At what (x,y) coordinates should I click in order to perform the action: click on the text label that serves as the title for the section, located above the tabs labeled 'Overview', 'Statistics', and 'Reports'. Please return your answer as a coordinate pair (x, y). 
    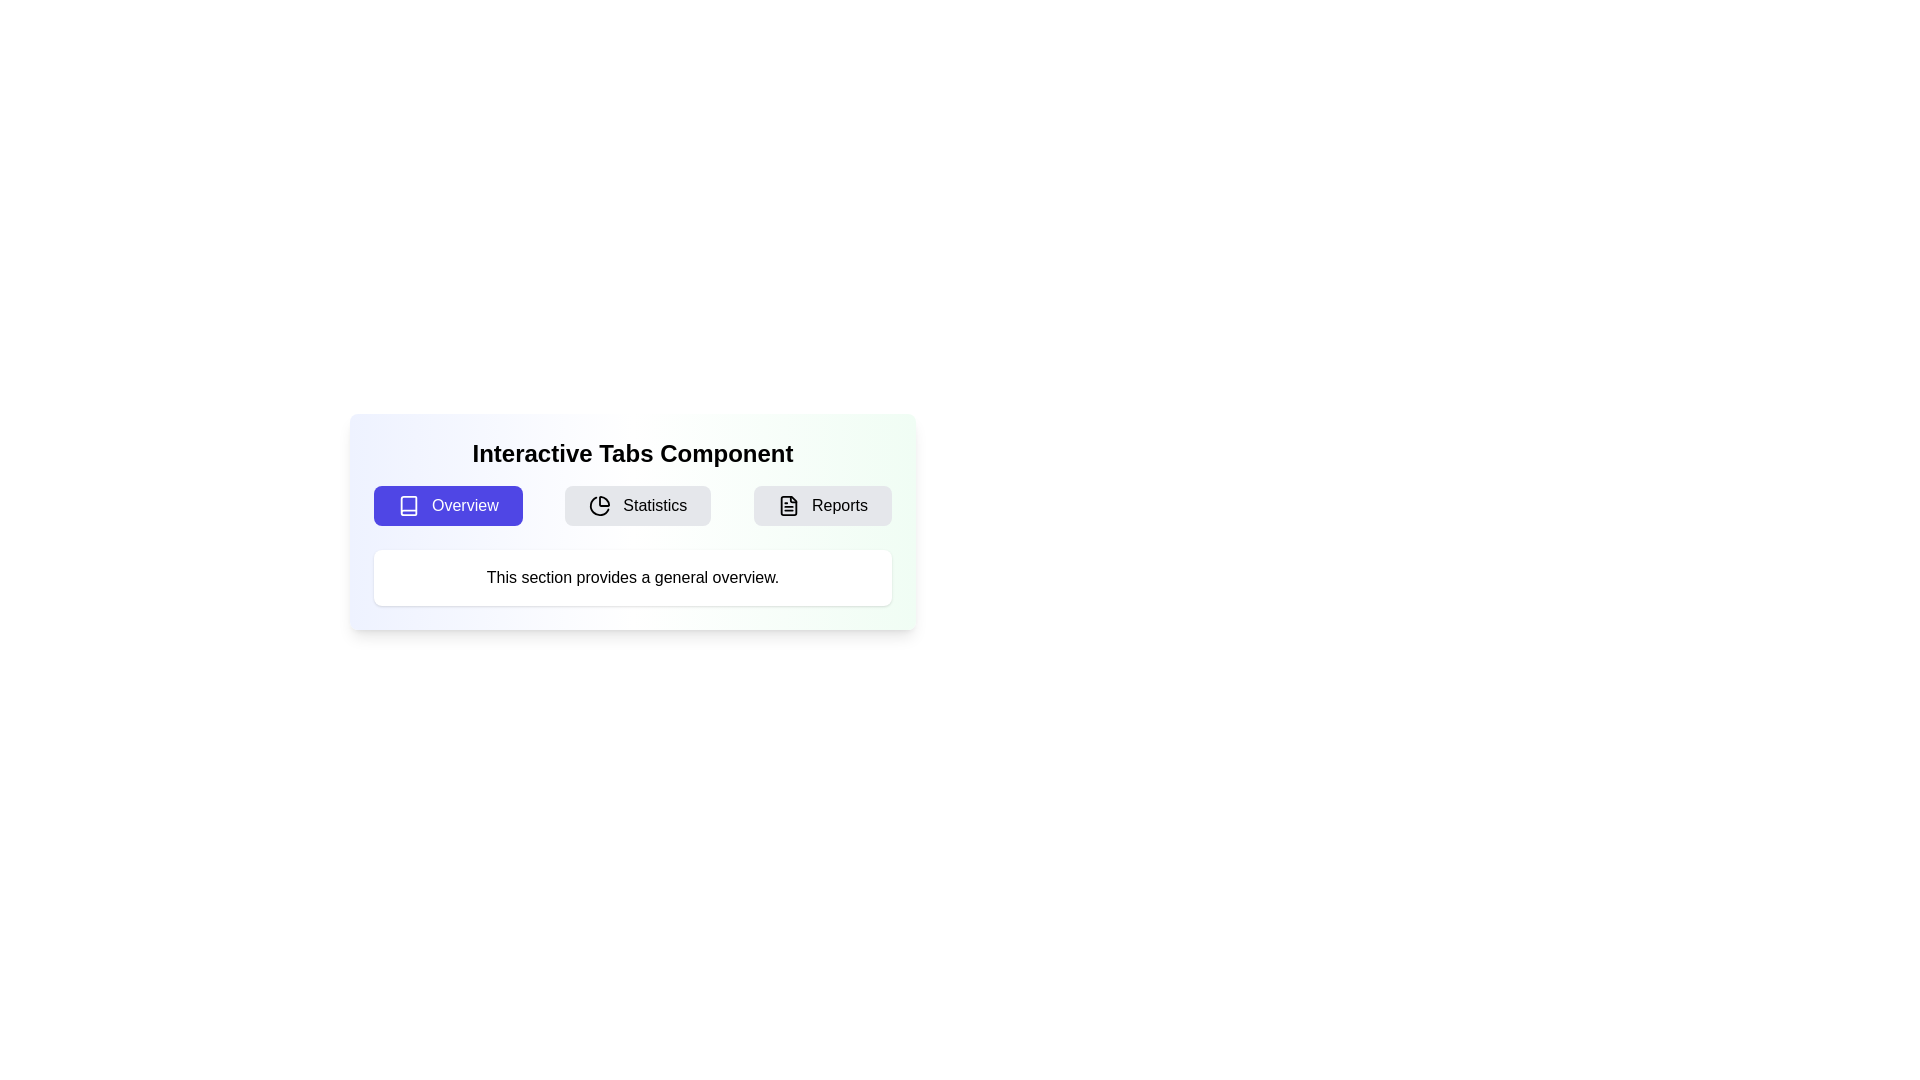
    Looking at the image, I should click on (632, 454).